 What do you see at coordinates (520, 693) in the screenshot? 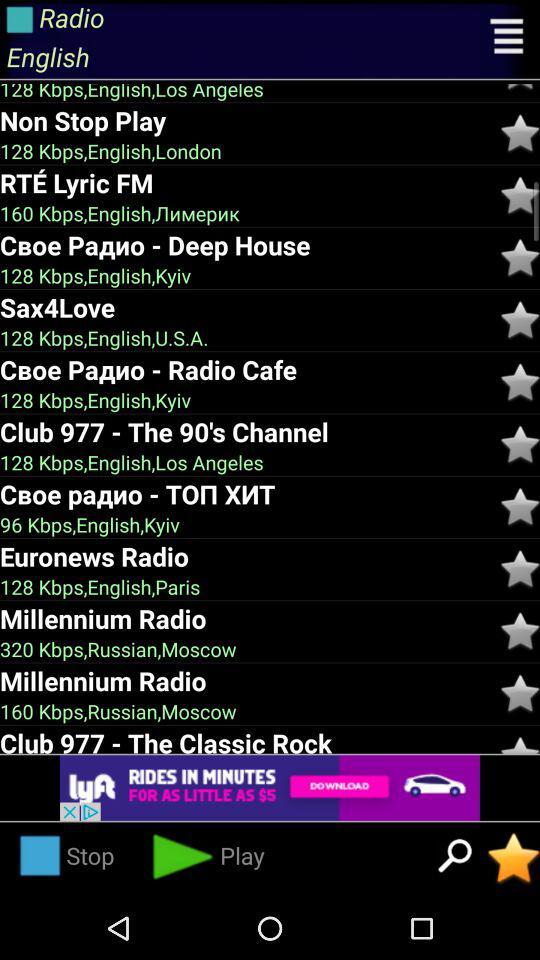
I see `to favorite` at bounding box center [520, 693].